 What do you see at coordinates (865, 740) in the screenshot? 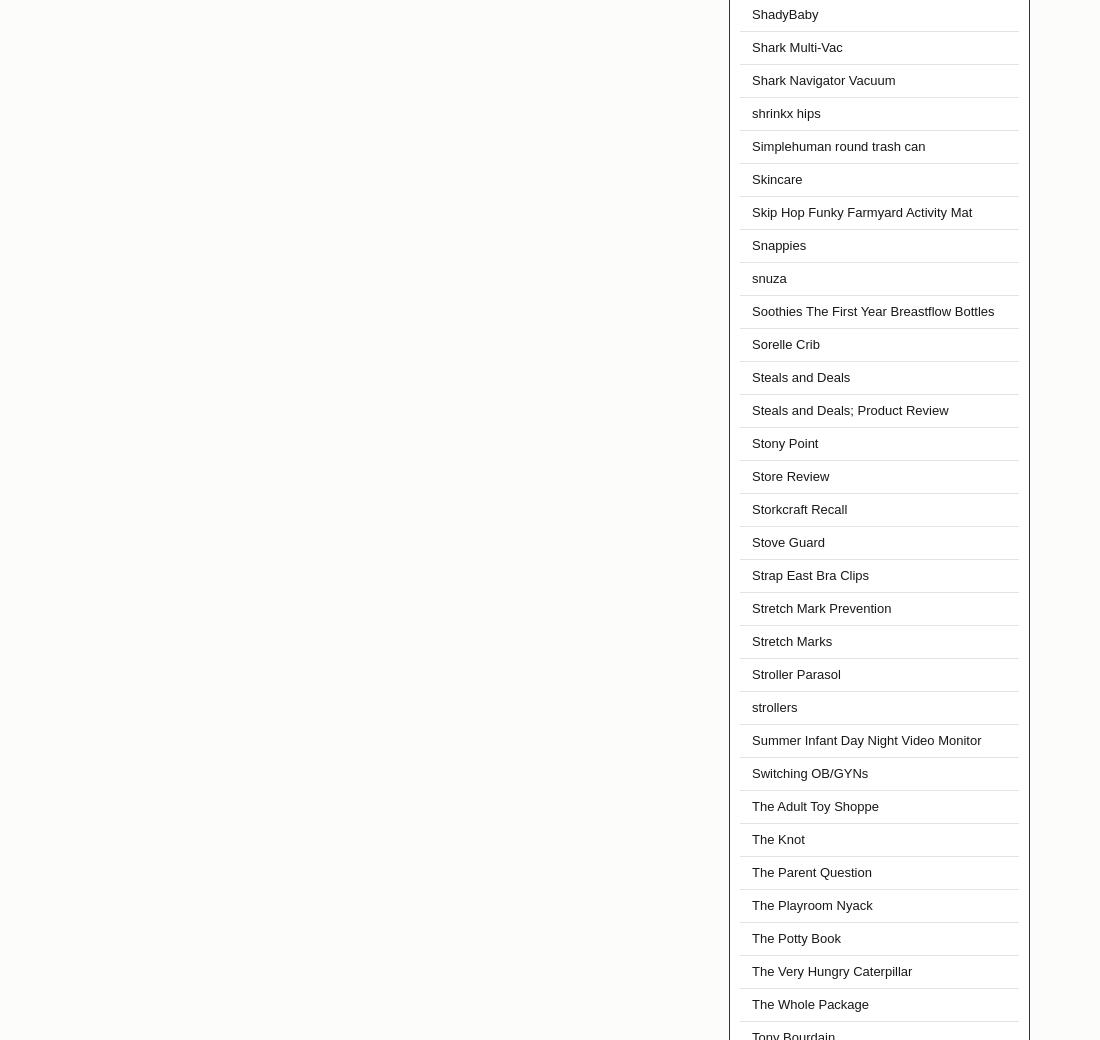
I see `'Summer Infant Day Night Video Monitor'` at bounding box center [865, 740].